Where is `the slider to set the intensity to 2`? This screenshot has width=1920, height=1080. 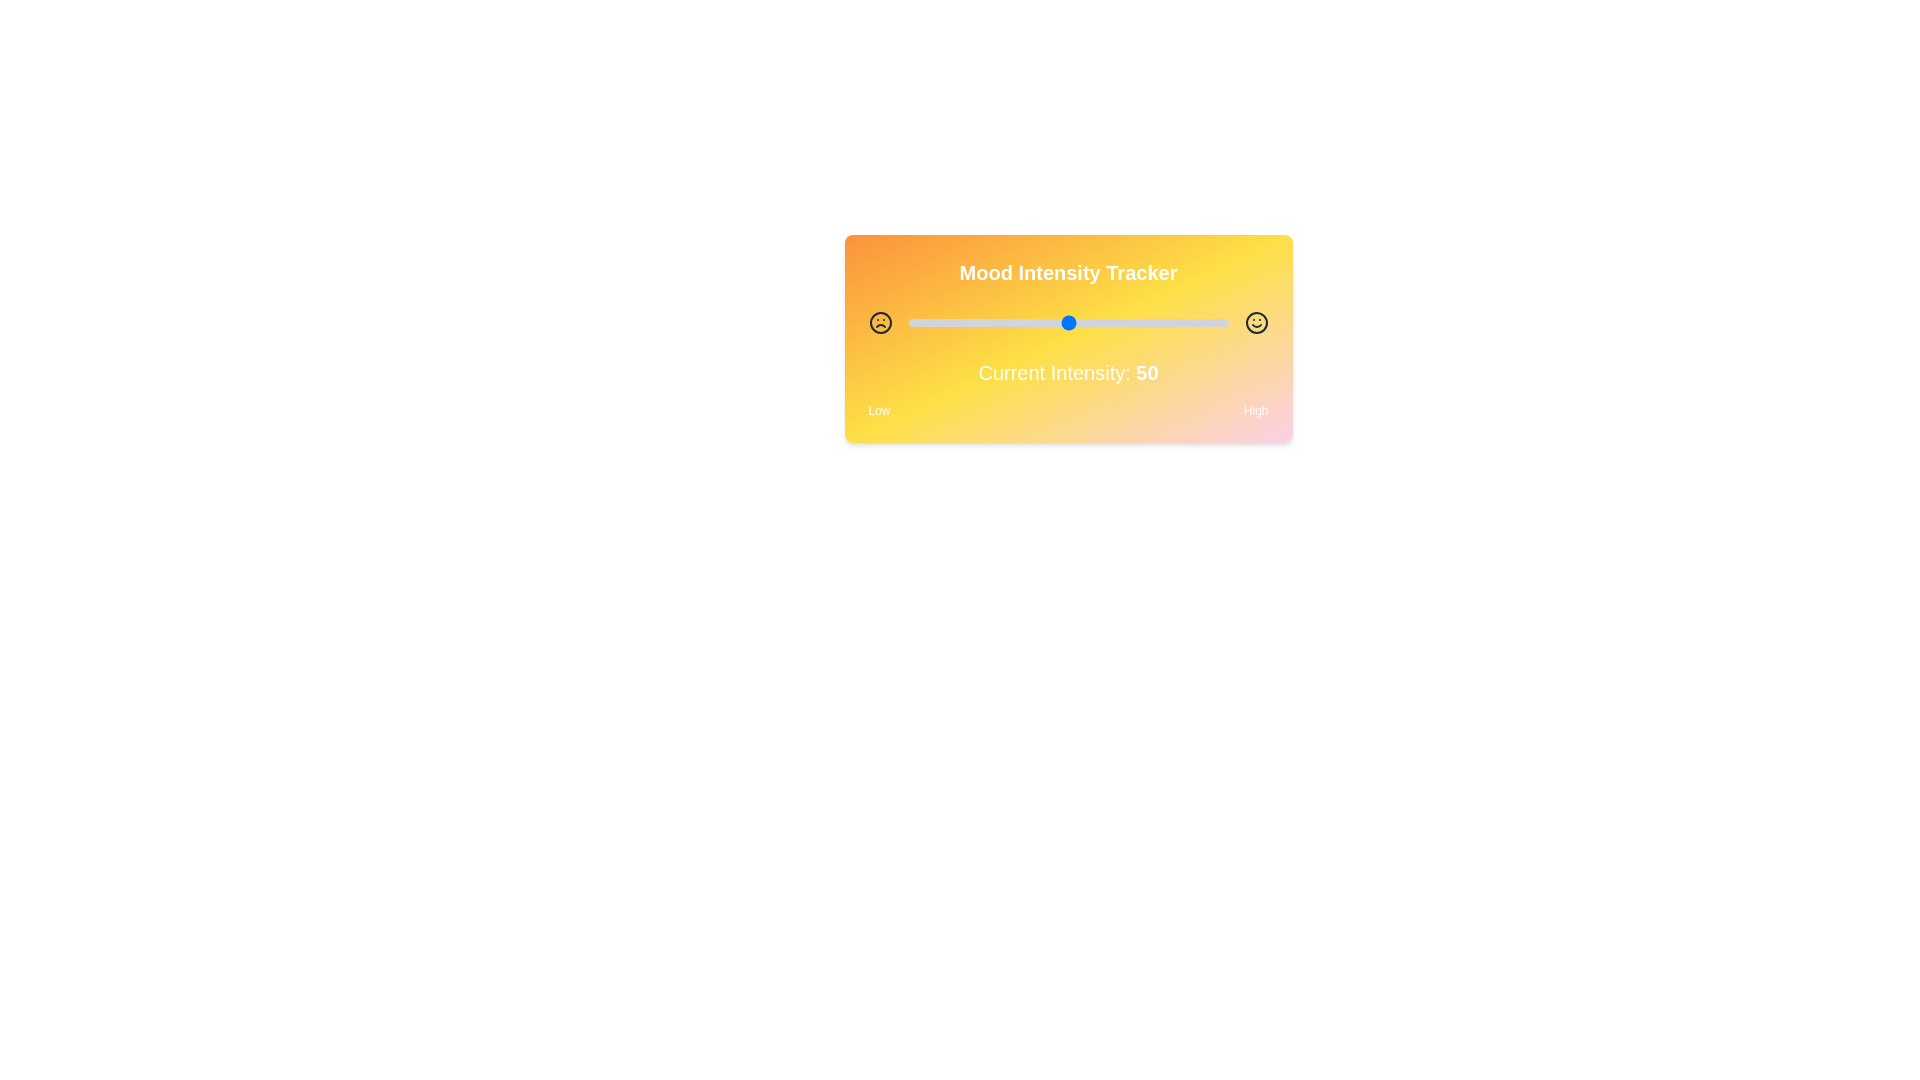
the slider to set the intensity to 2 is located at coordinates (913, 322).